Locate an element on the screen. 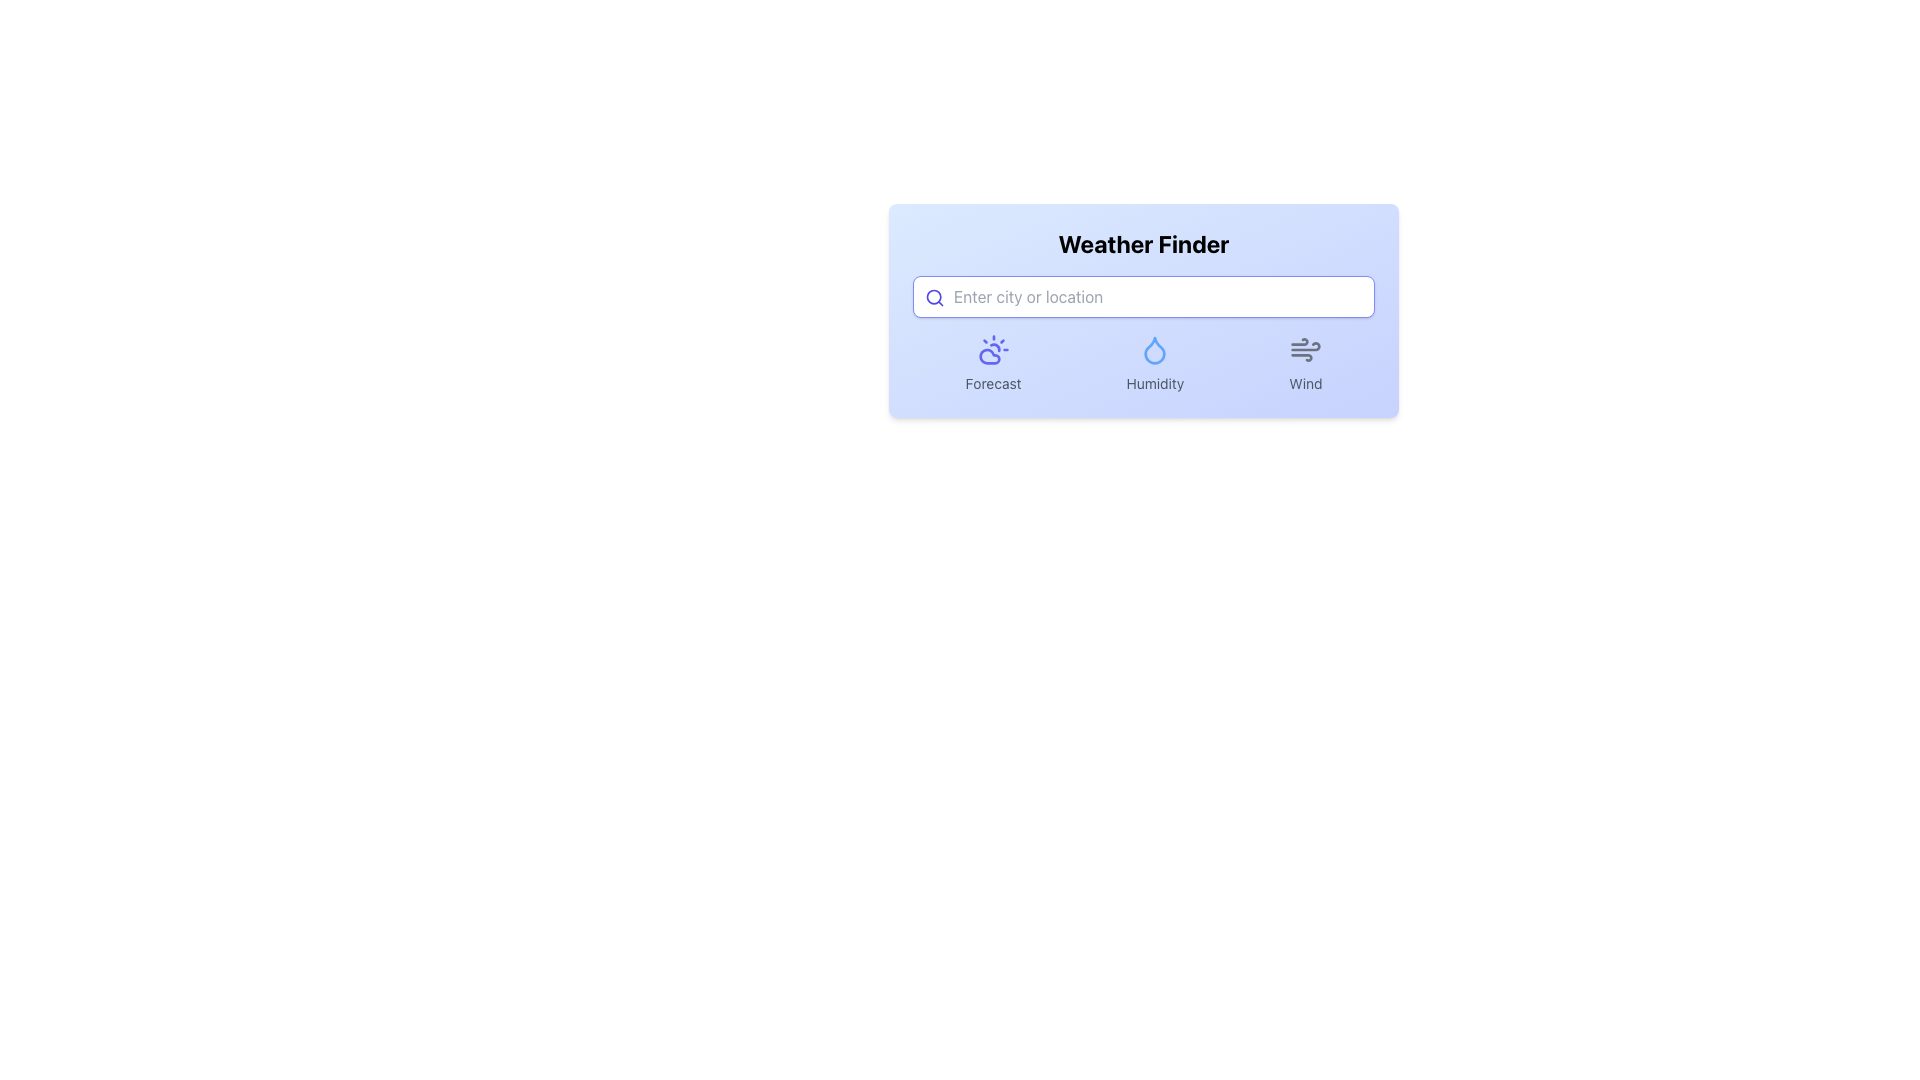  the wind icon, which is the third icon in a row of weather-related icons is located at coordinates (1305, 349).